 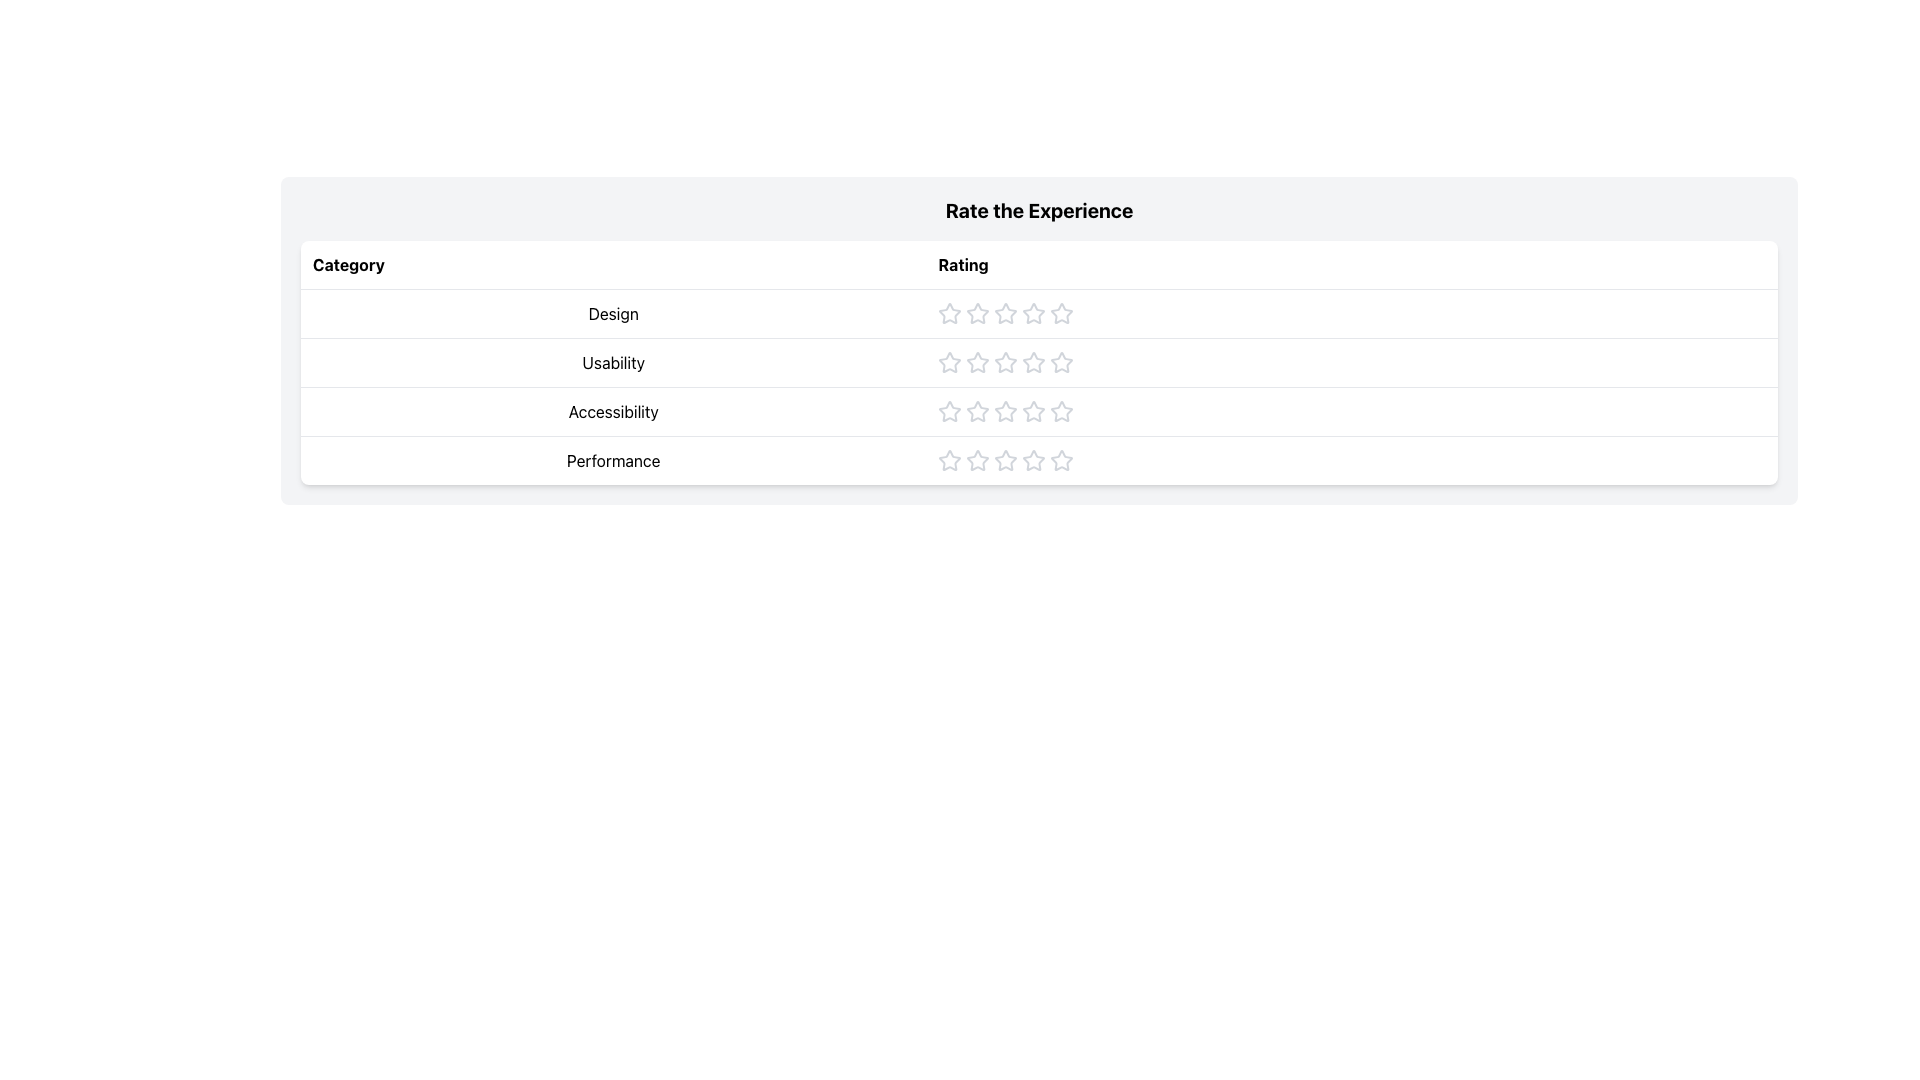 What do you see at coordinates (1039, 313) in the screenshot?
I see `the first star icon in the 'Design' rating row to provide a rating for the design` at bounding box center [1039, 313].